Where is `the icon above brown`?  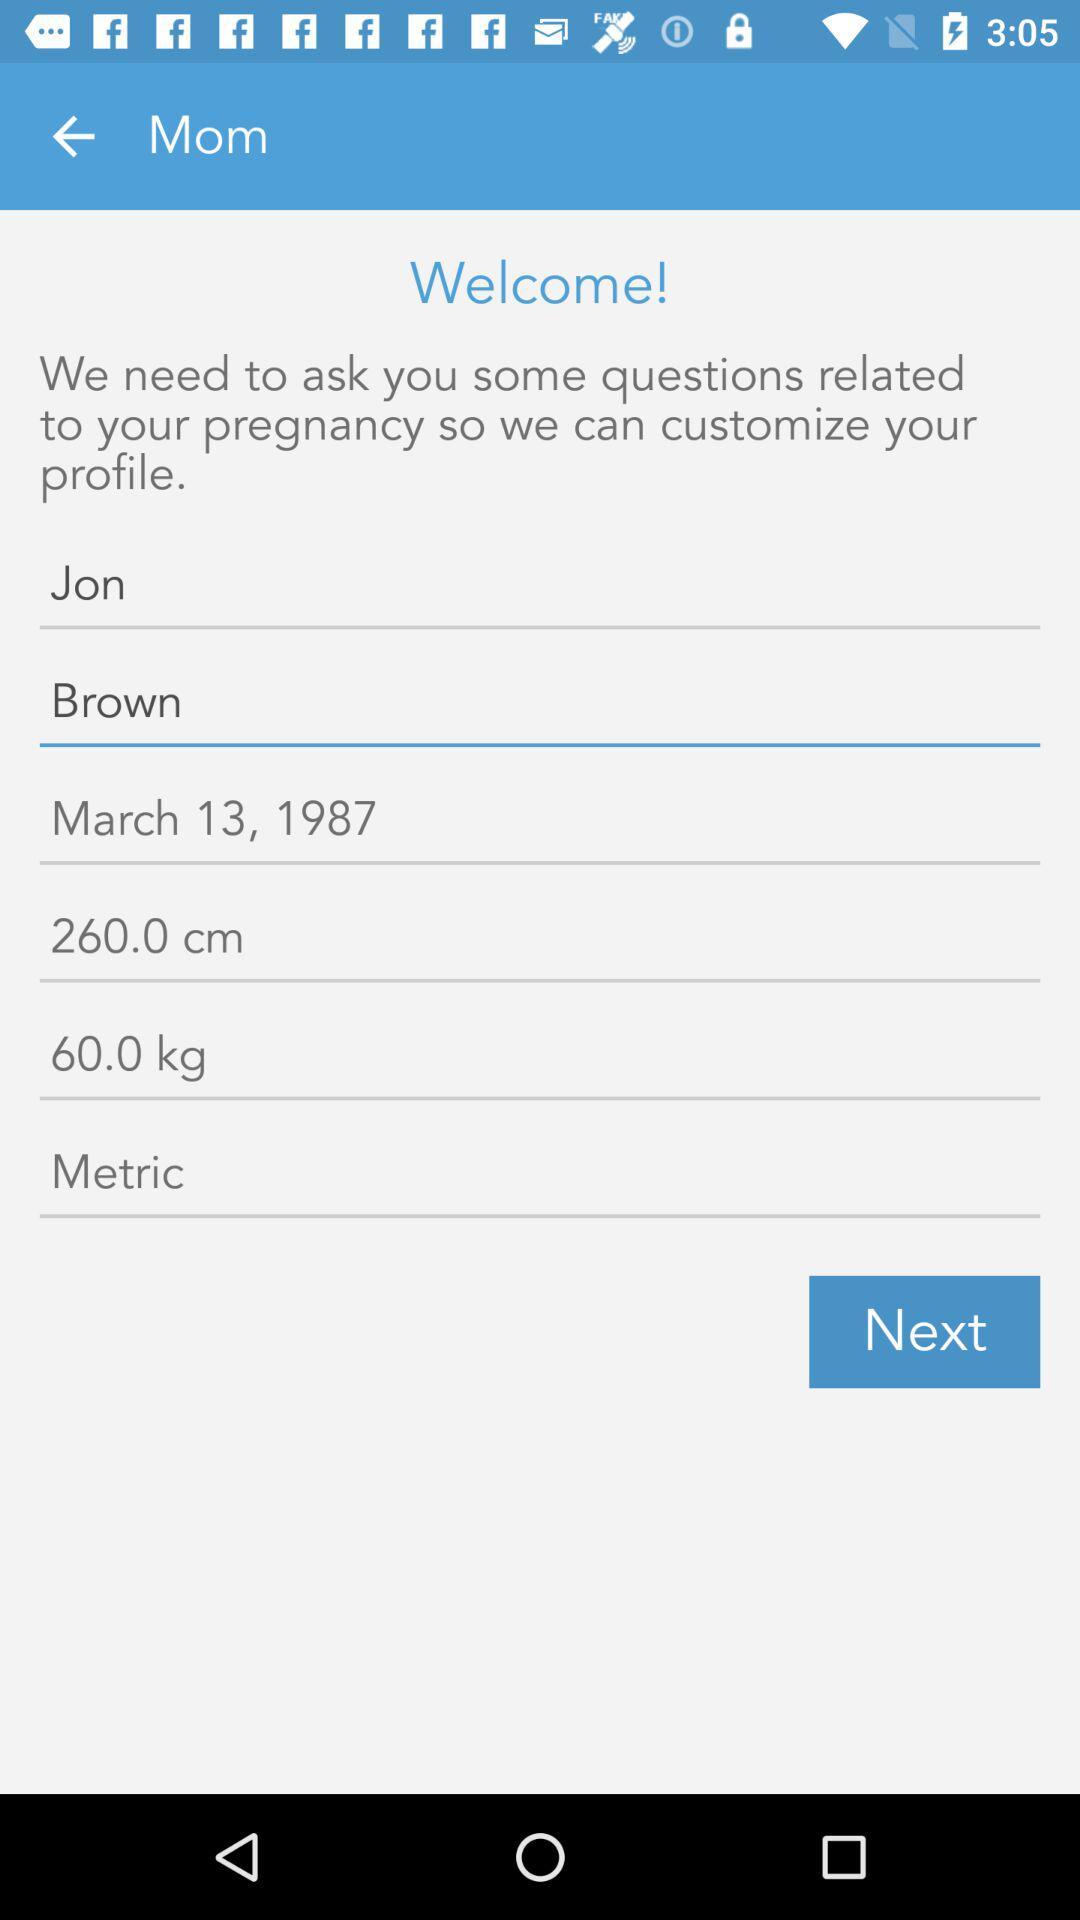
the icon above brown is located at coordinates (540, 587).